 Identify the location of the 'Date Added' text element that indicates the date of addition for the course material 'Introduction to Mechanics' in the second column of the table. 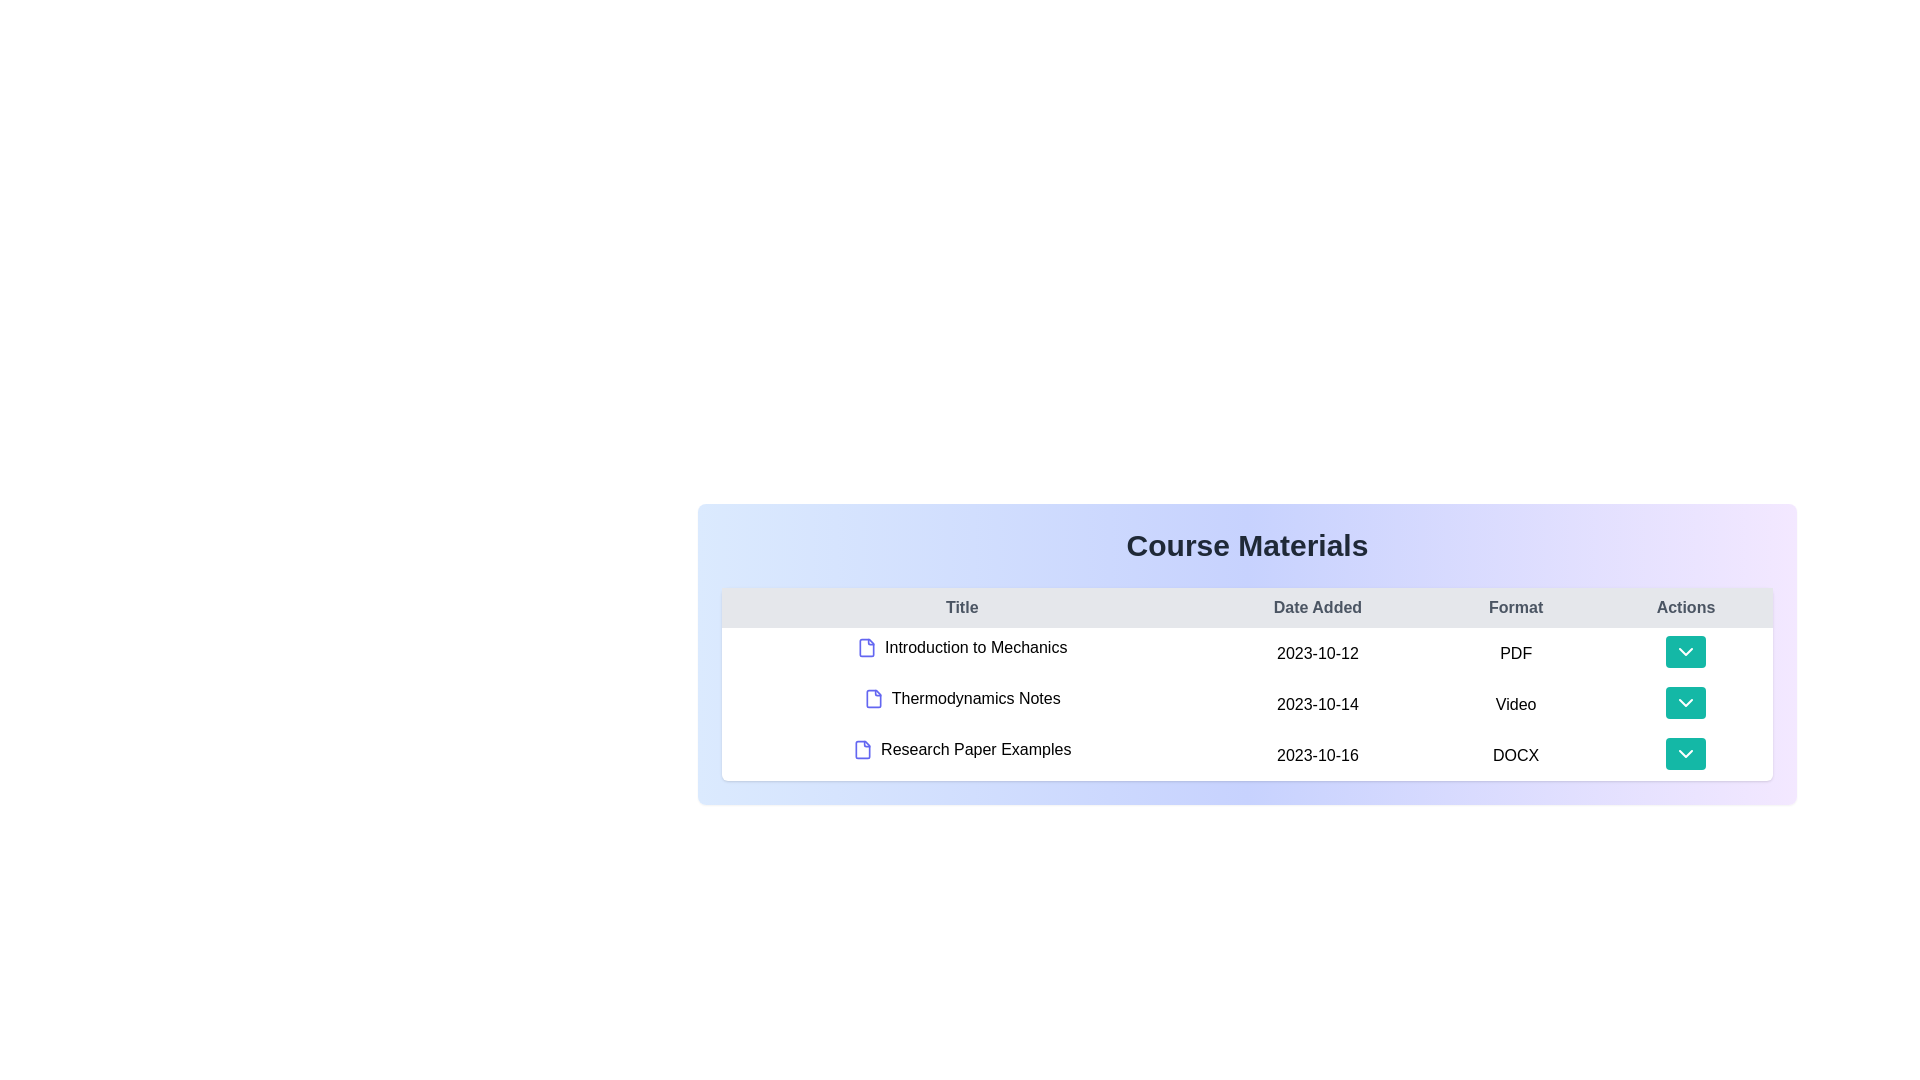
(1317, 653).